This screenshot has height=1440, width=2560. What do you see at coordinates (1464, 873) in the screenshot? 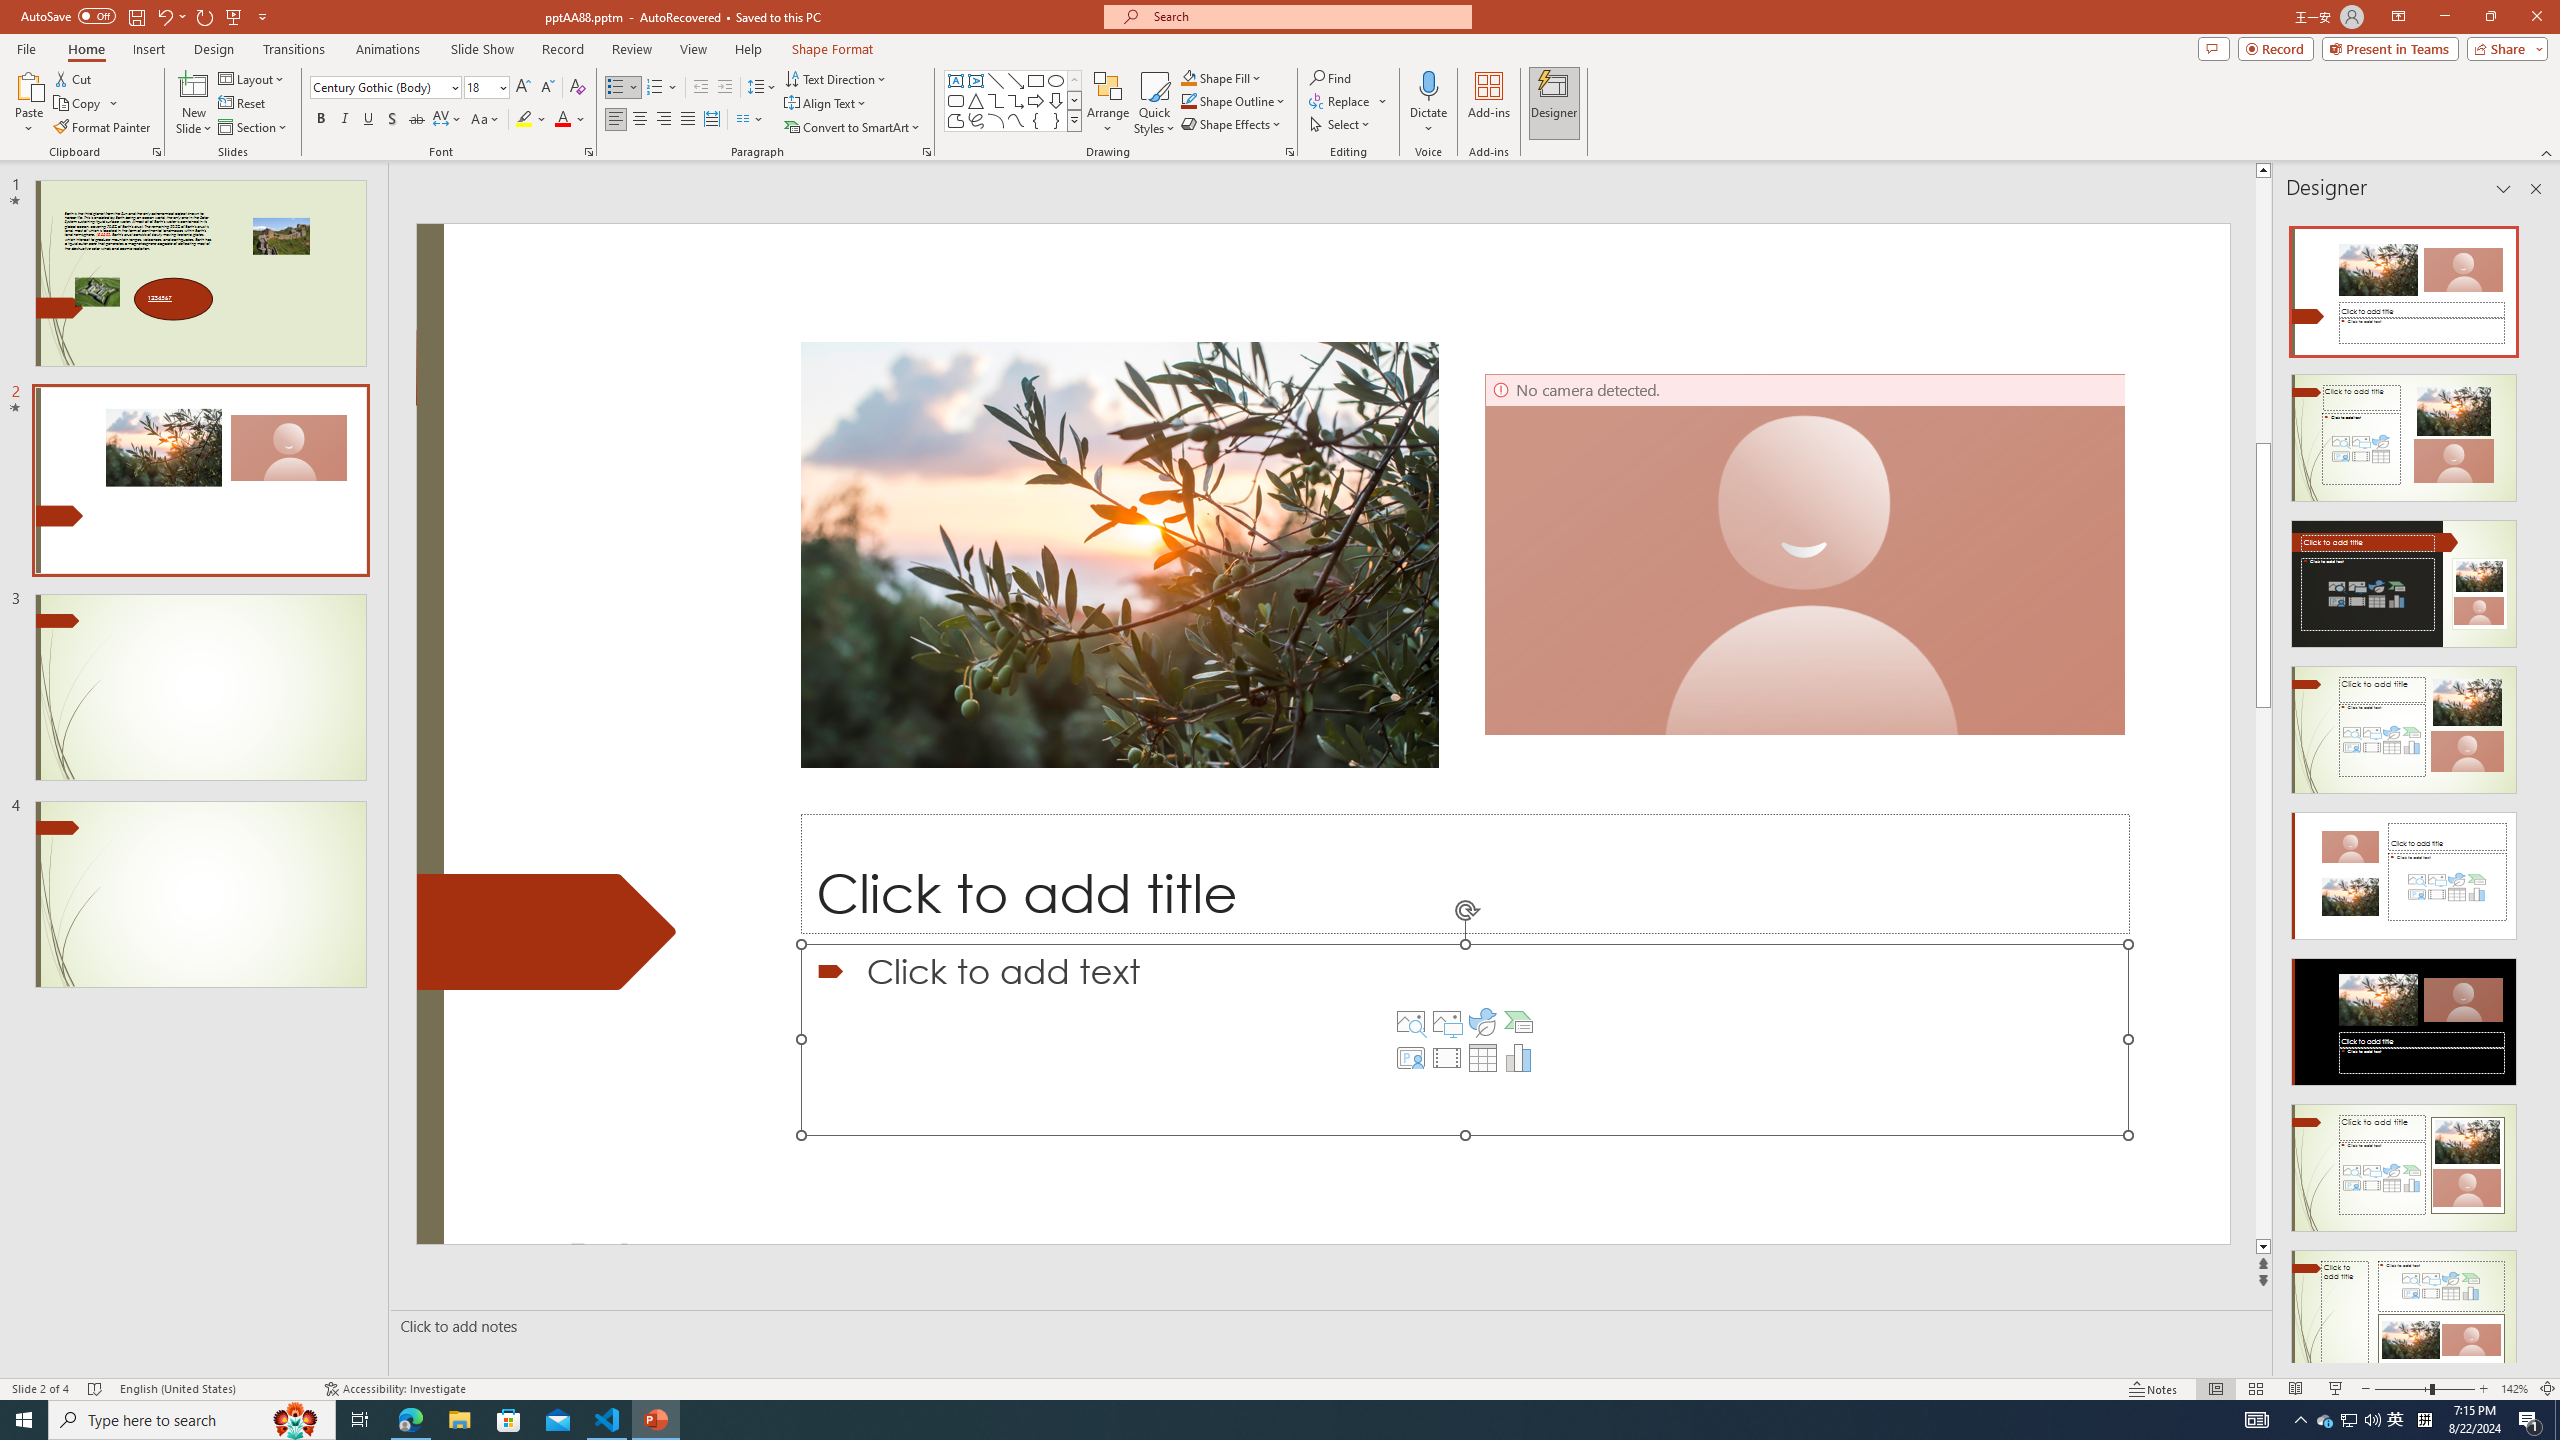
I see `'Title TextBox'` at bounding box center [1464, 873].